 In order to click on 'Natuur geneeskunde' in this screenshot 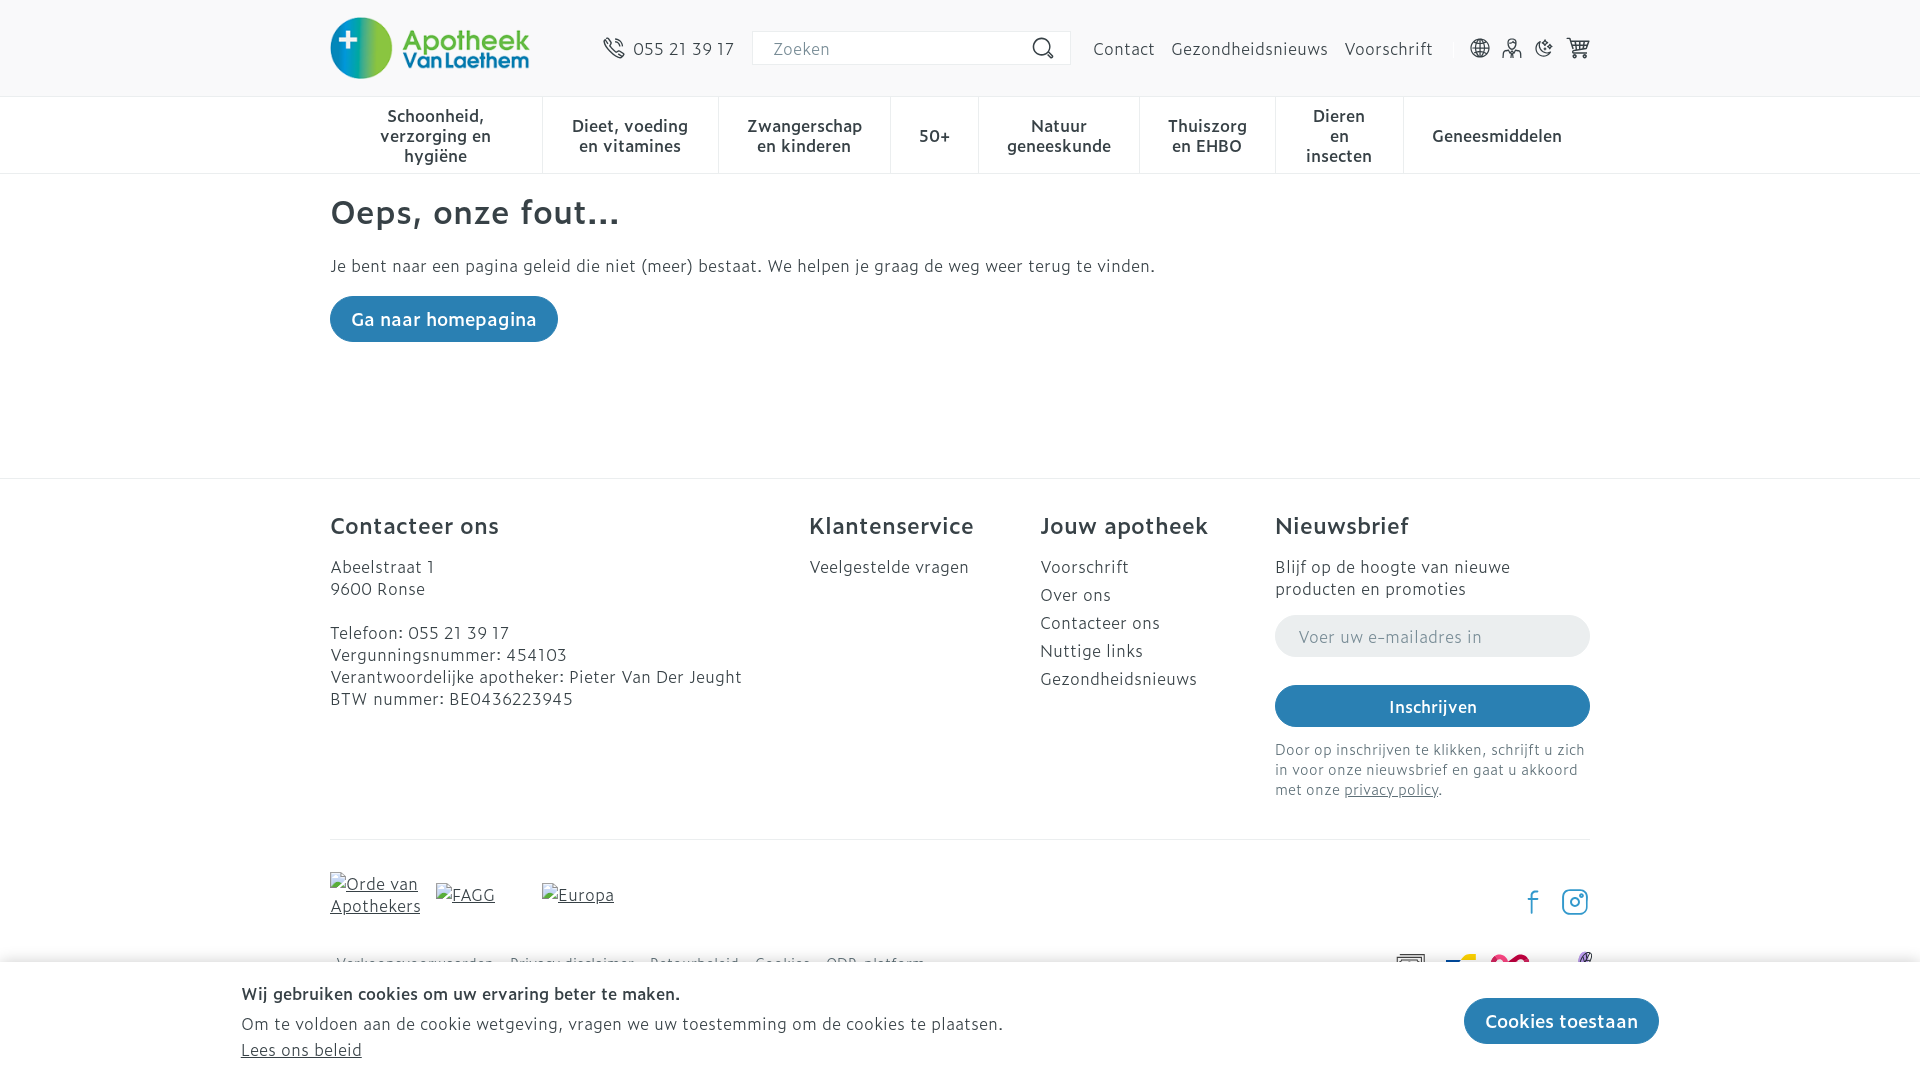, I will do `click(1058, 132)`.